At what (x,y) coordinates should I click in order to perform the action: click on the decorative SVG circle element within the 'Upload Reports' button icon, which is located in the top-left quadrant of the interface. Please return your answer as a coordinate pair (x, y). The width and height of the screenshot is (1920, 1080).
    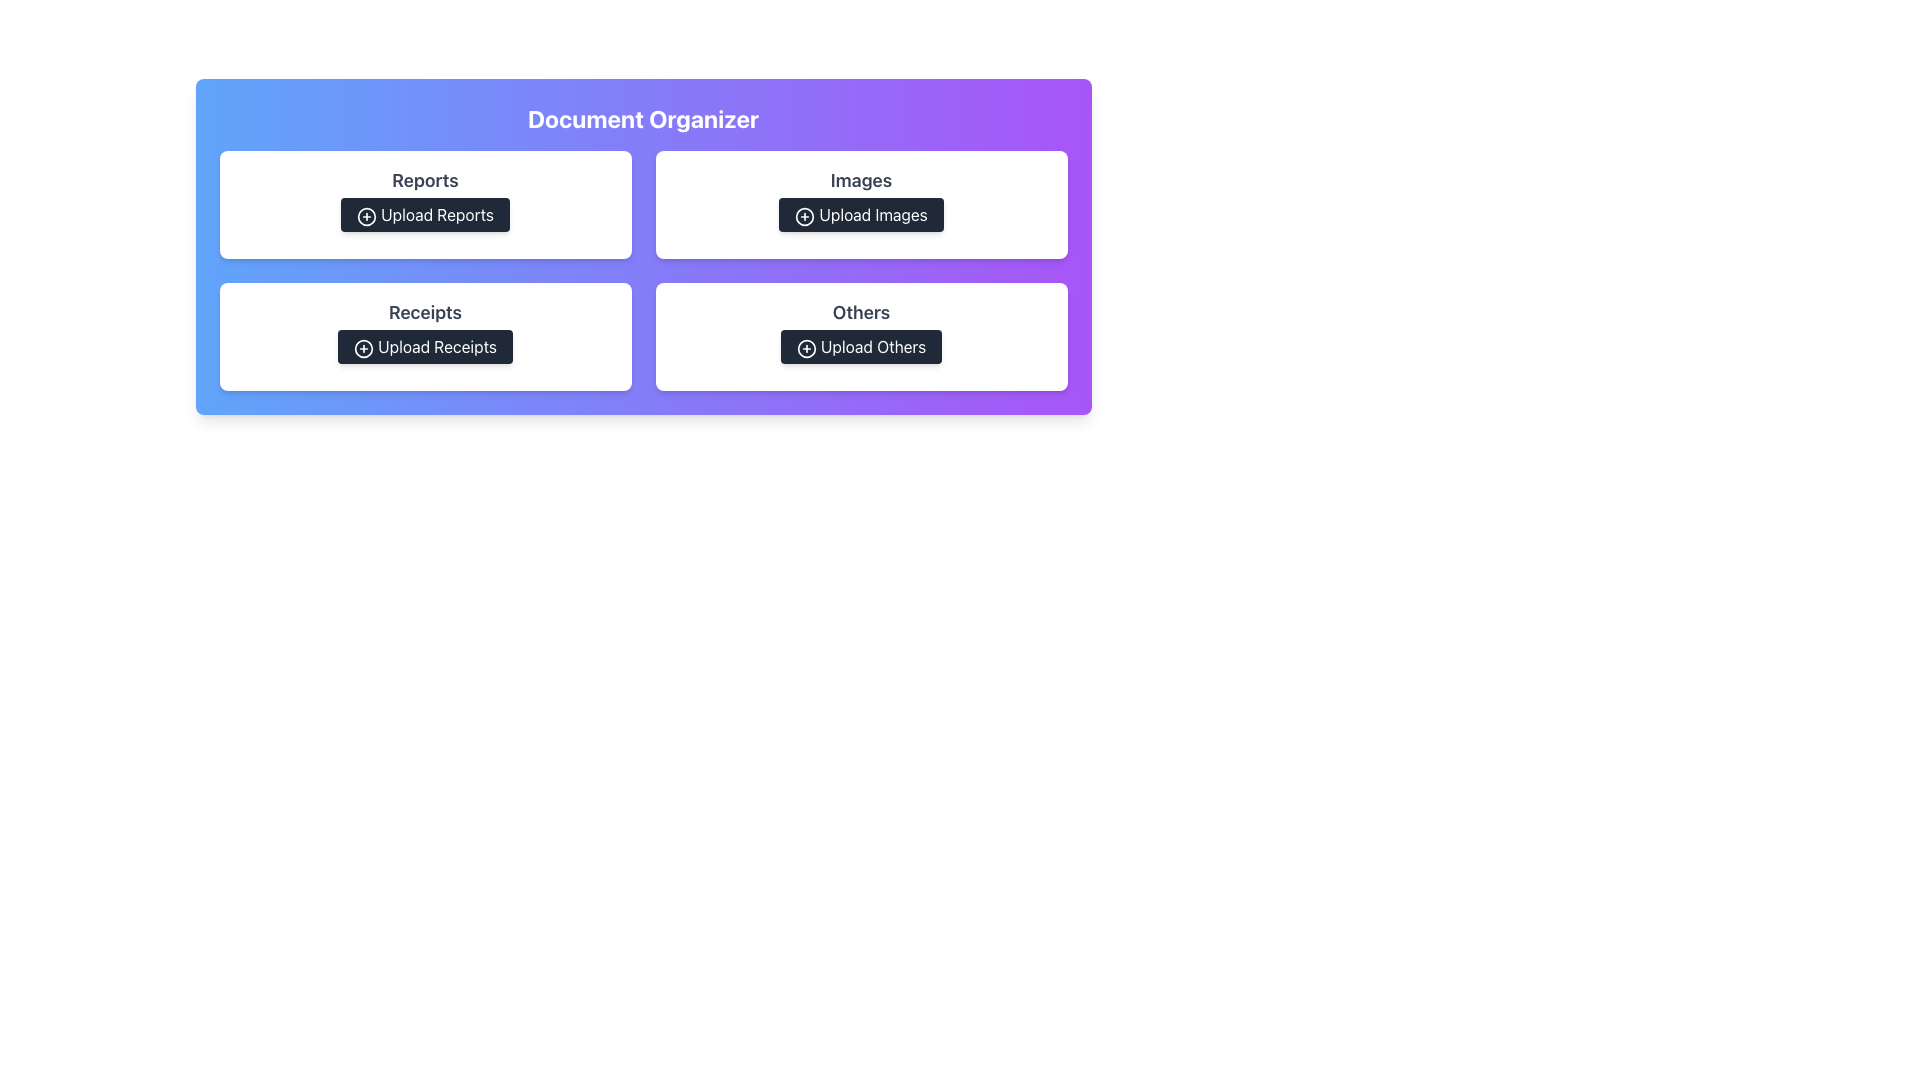
    Looking at the image, I should click on (367, 216).